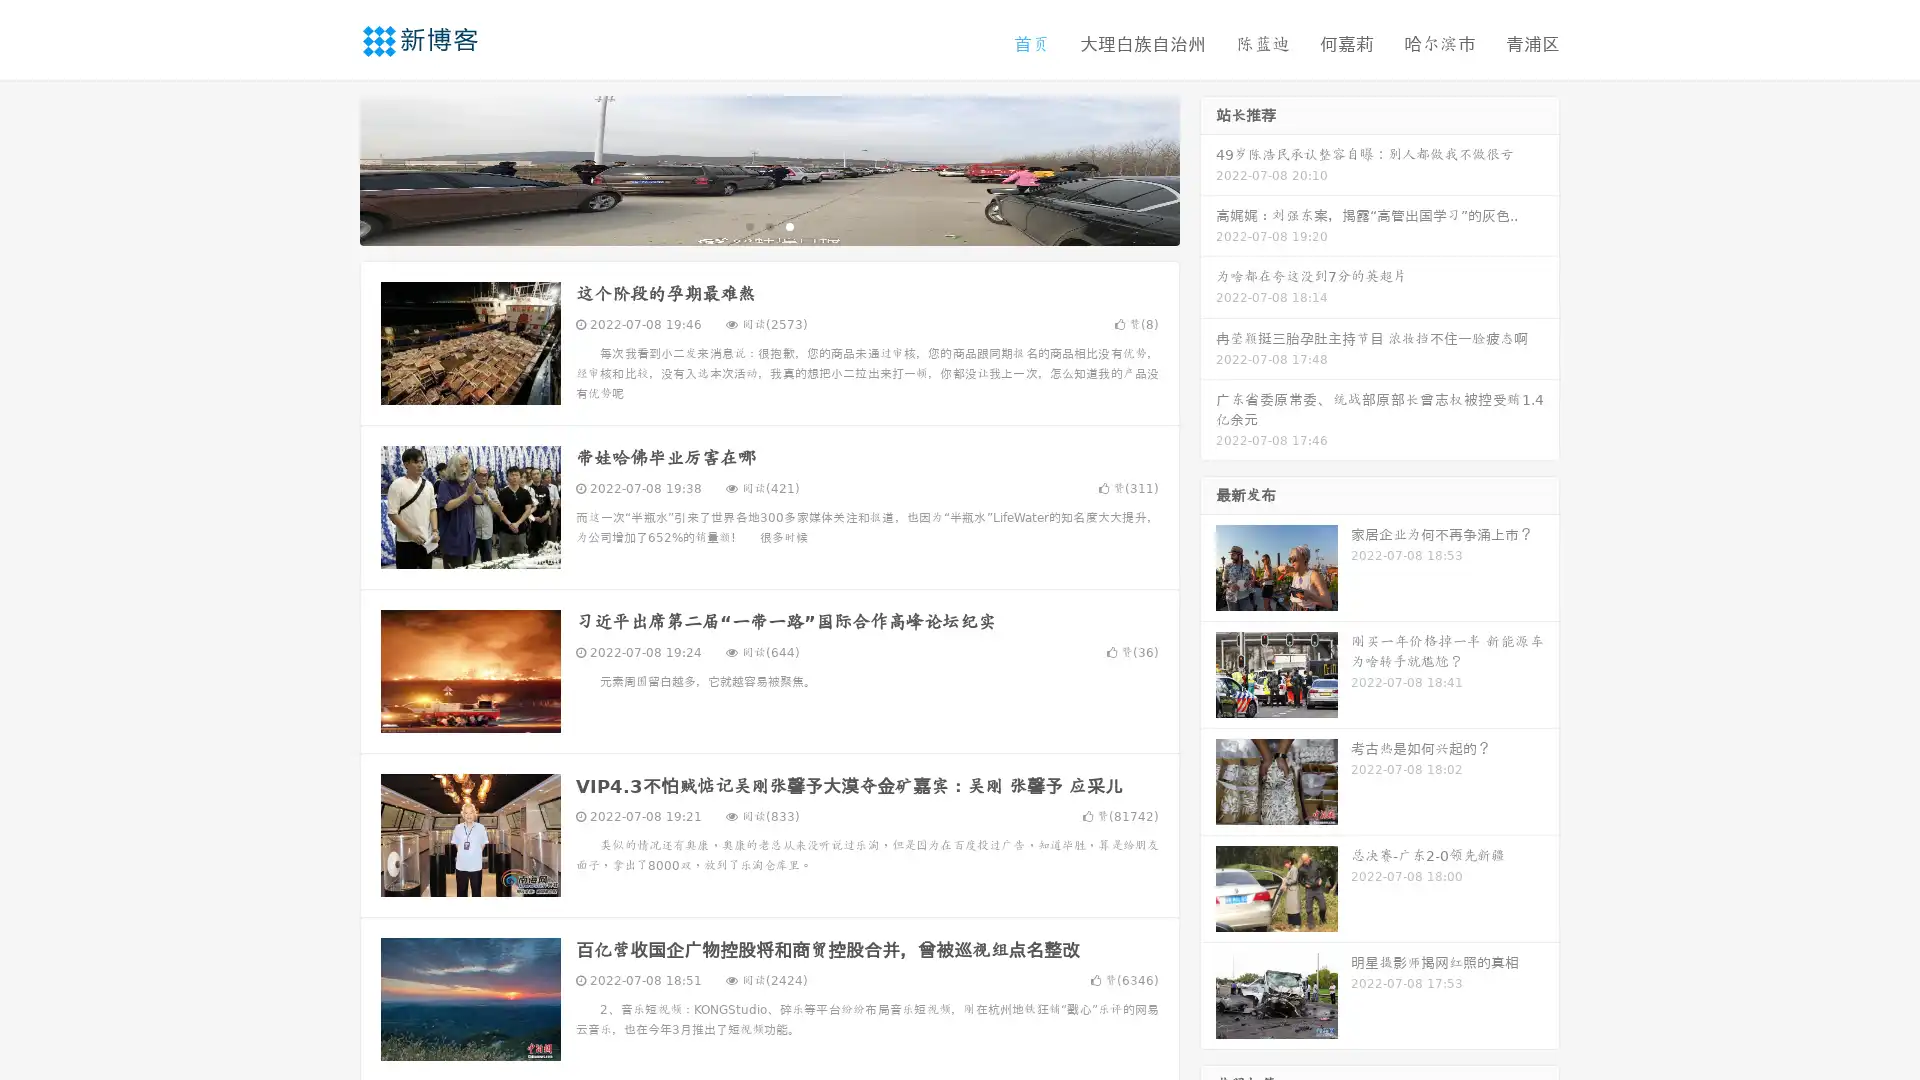 The height and width of the screenshot is (1080, 1920). Describe the element at coordinates (768, 225) in the screenshot. I see `Go to slide 2` at that location.